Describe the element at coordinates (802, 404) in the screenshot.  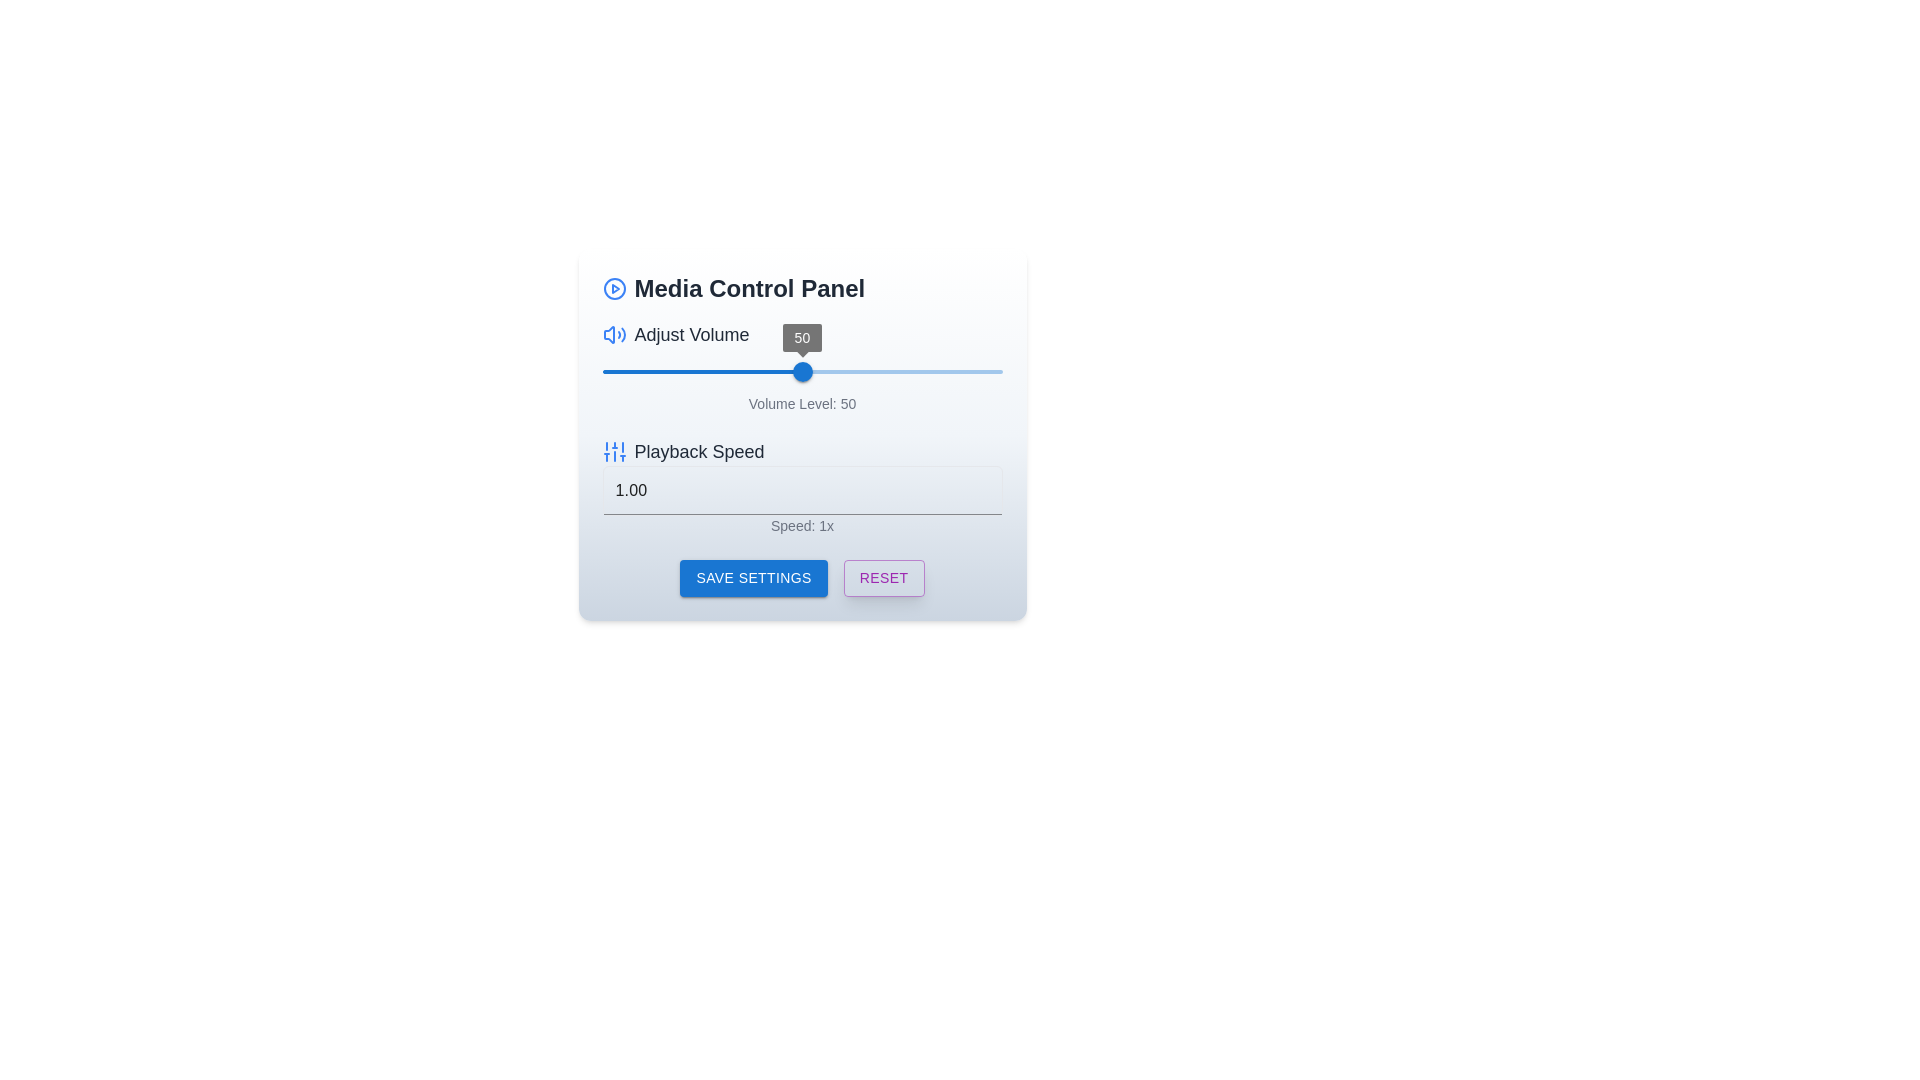
I see `the static informational text element that displays the current volume level setting '50', located below the volume slider and above the 'Playback Speed' section` at that location.